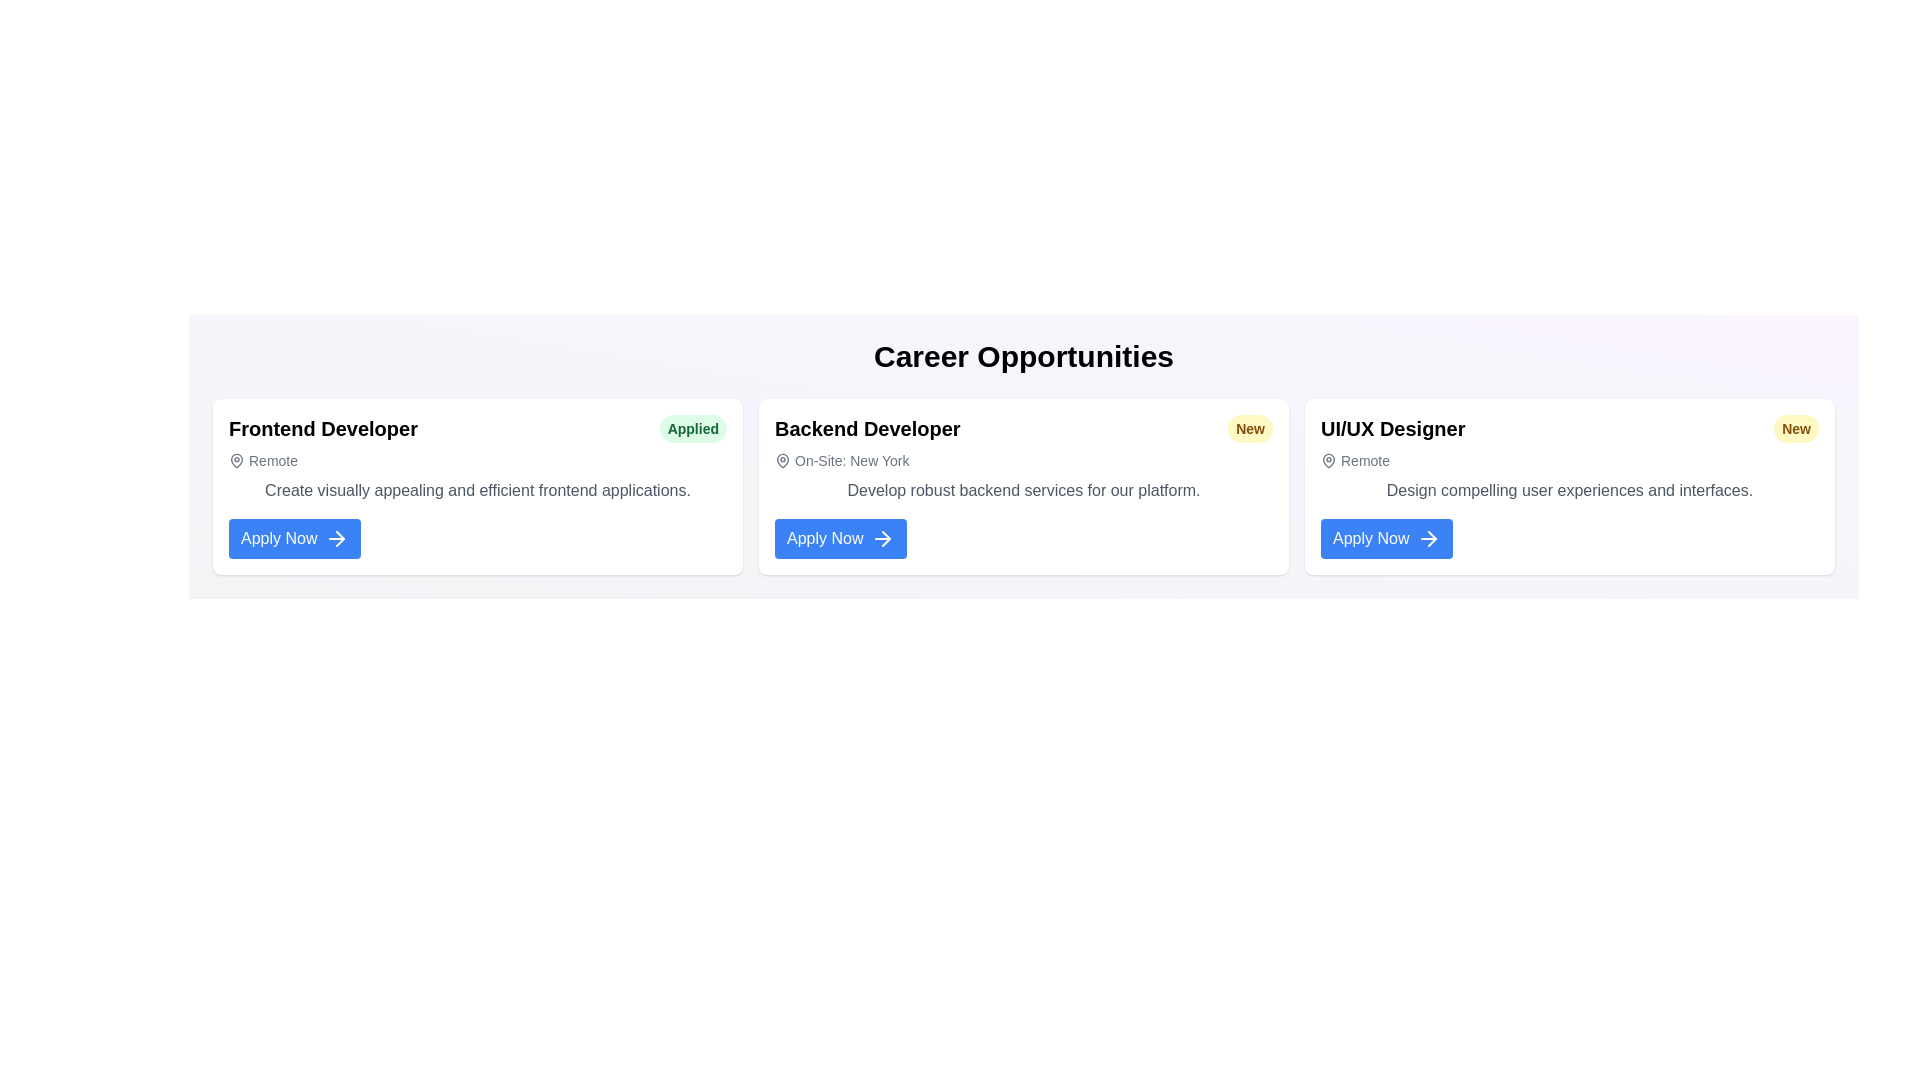 This screenshot has width=1920, height=1080. What do you see at coordinates (1392, 427) in the screenshot?
I see `the title Text label of the job card in the third position under the 'Career Opportunities' section, which serves as the visual descriptor for the job role` at bounding box center [1392, 427].